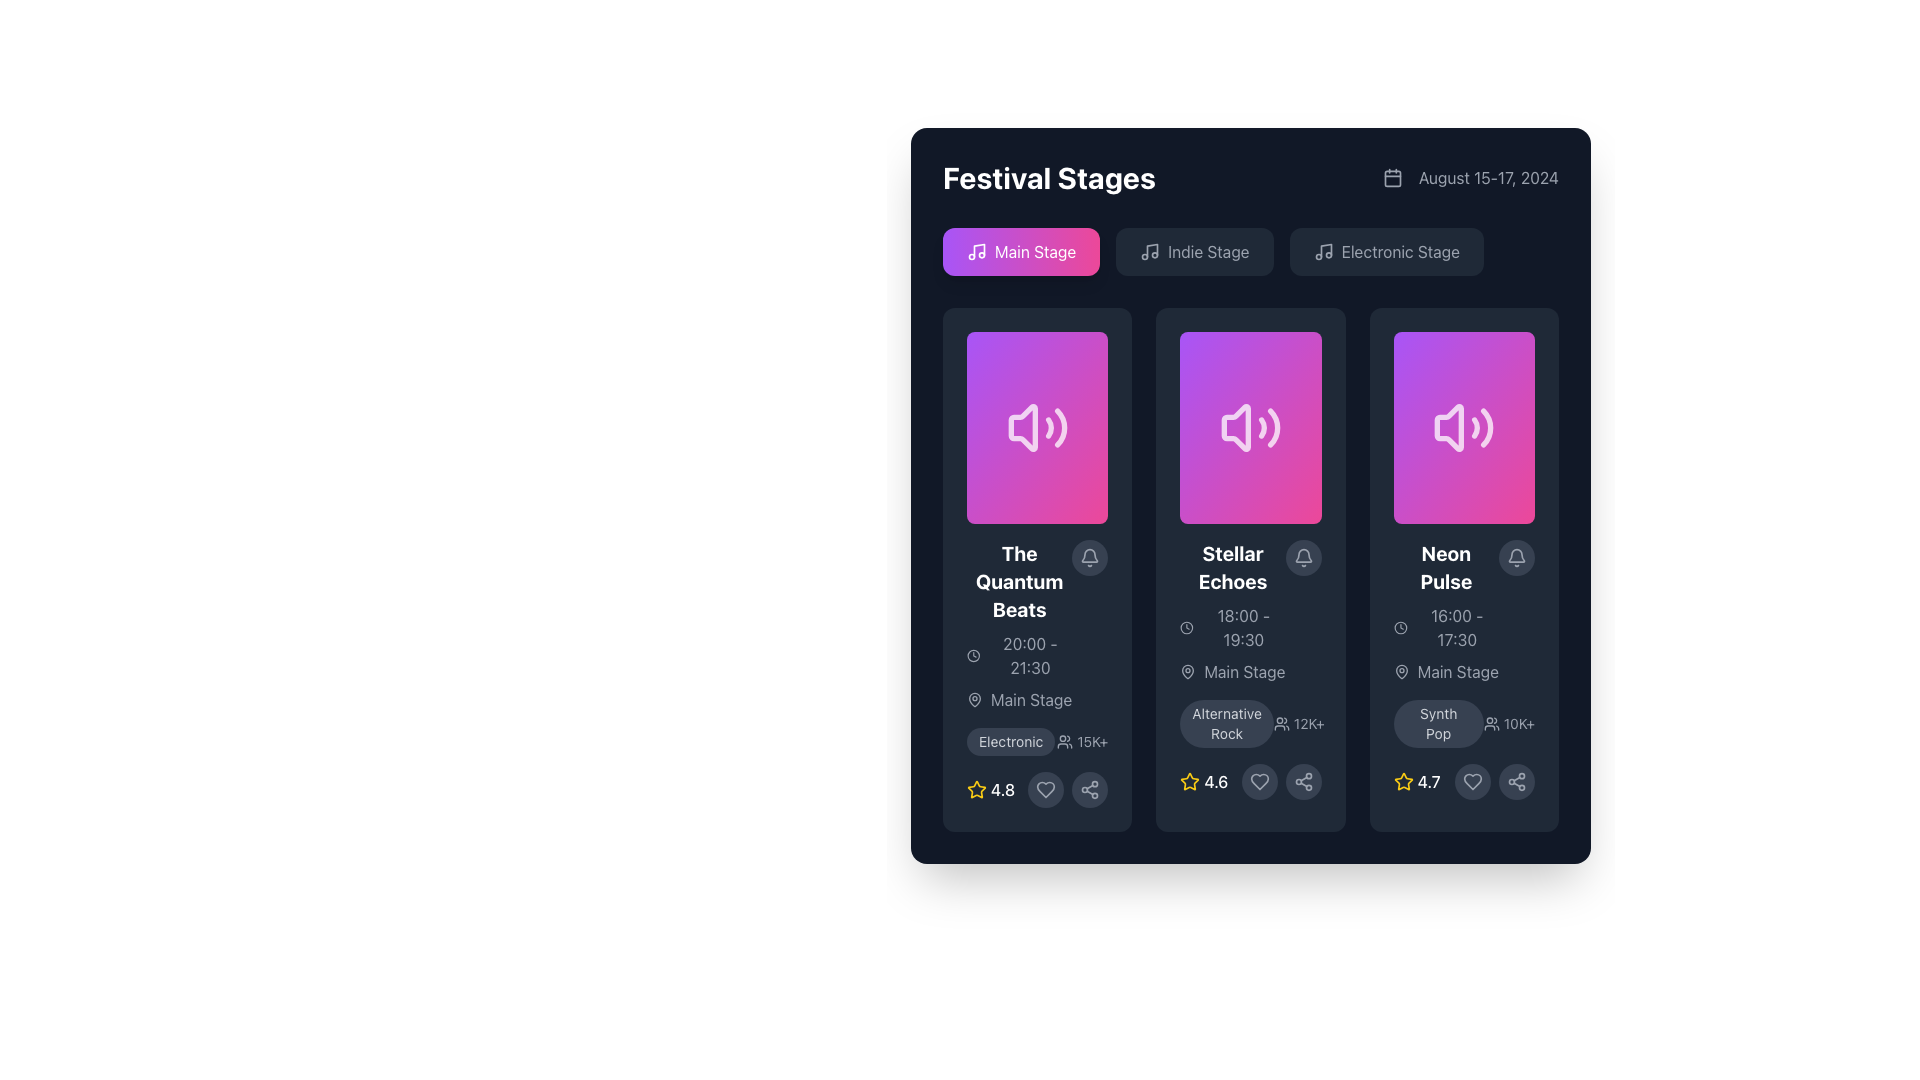  What do you see at coordinates (1250, 250) in the screenshot?
I see `the 'Indie Stage' button, which is the middle button in a group of three horizontally aligned buttons` at bounding box center [1250, 250].